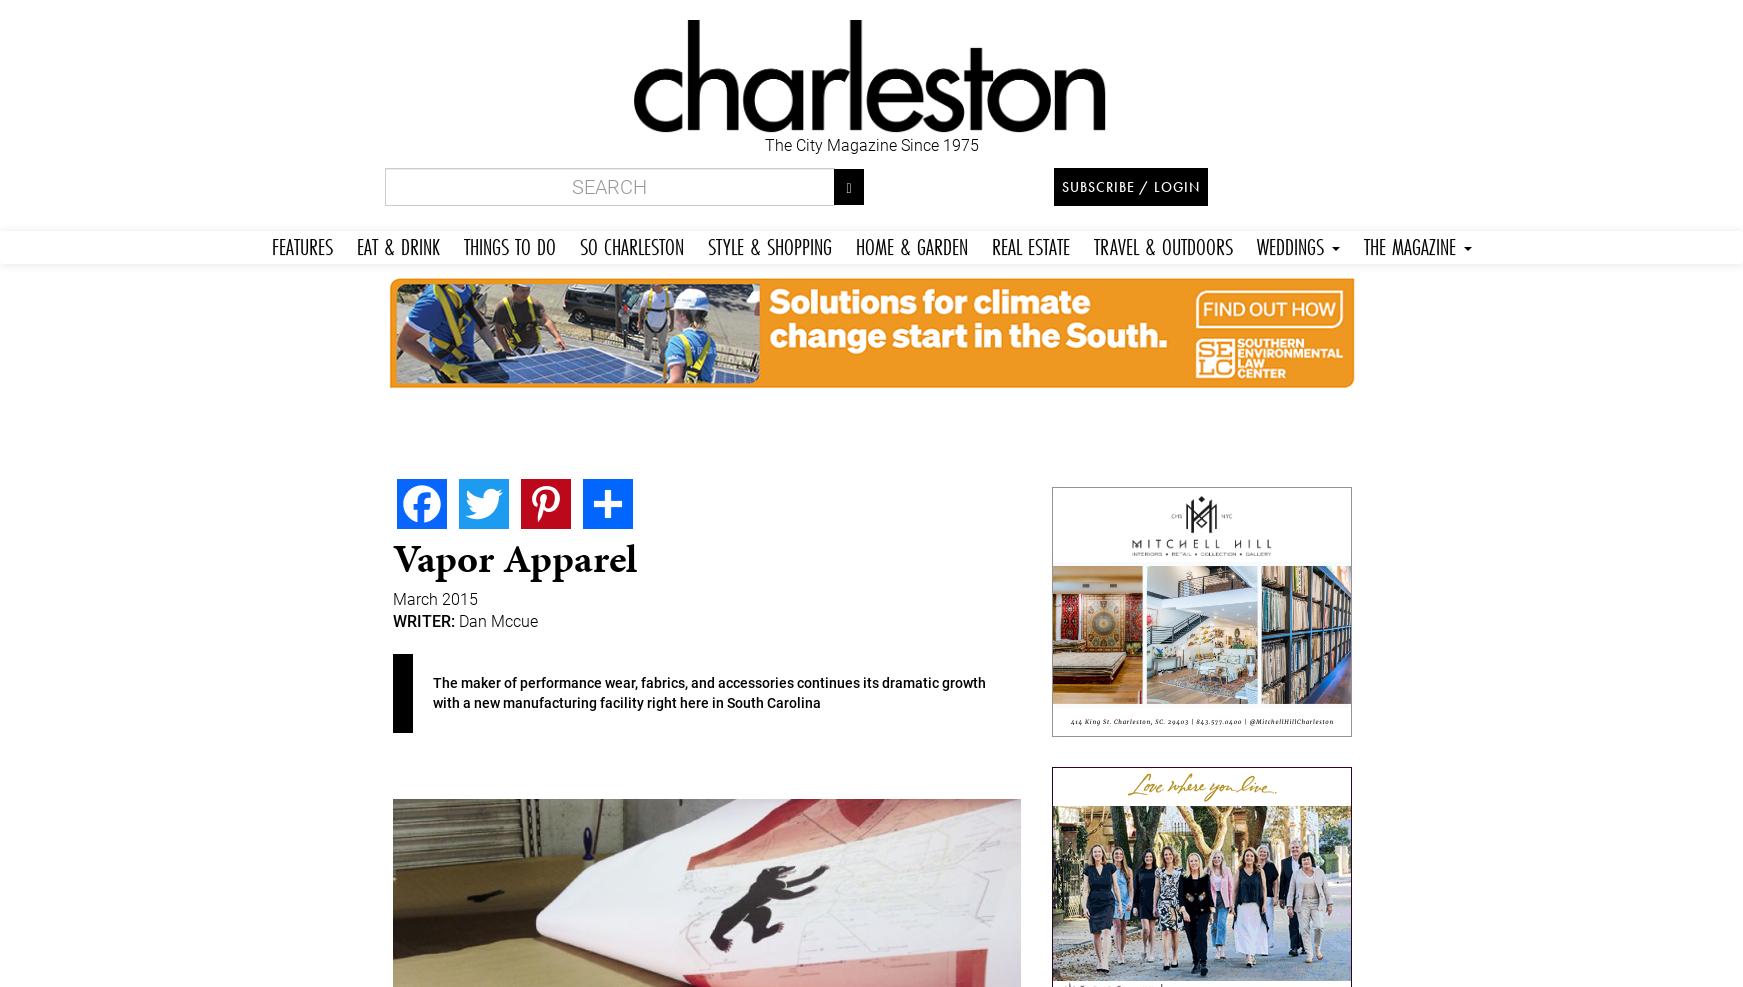  I want to click on 'March 2015', so click(434, 597).